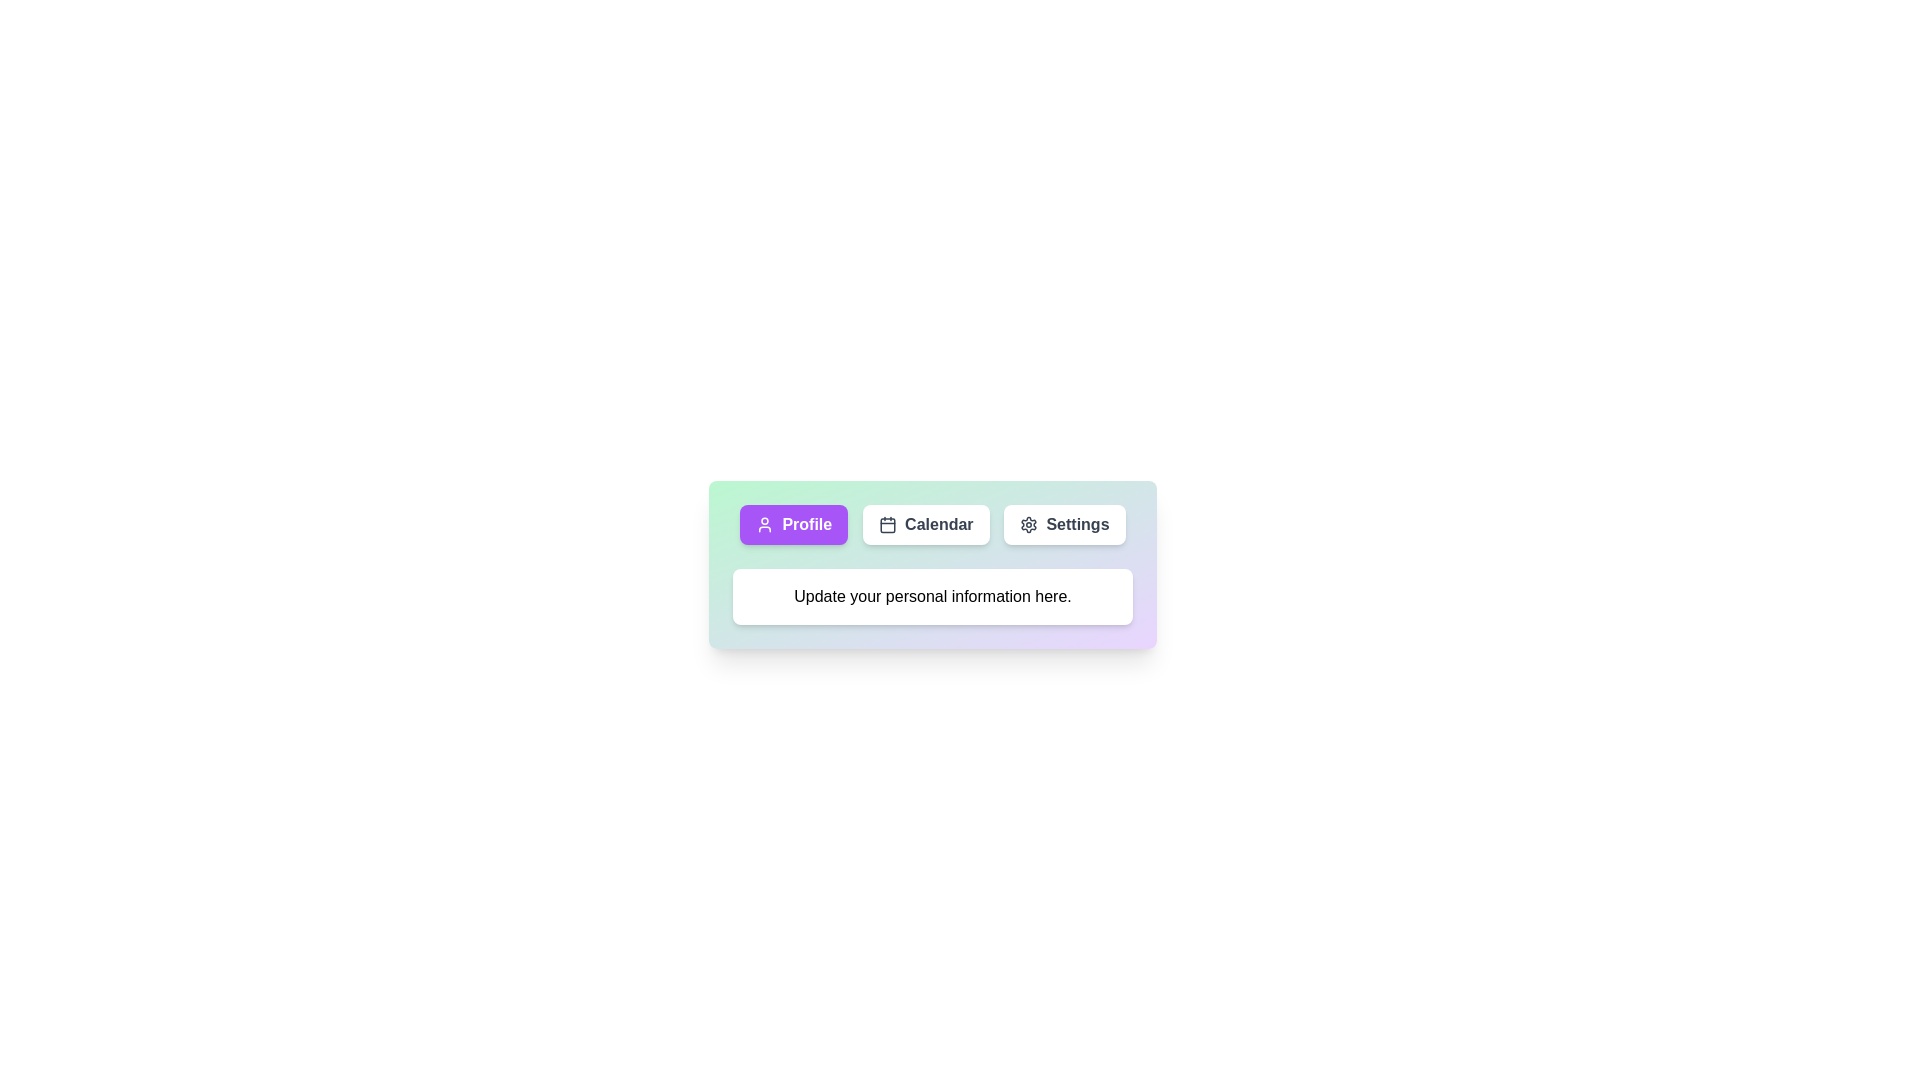 This screenshot has width=1920, height=1080. Describe the element at coordinates (807, 523) in the screenshot. I see `the text label indicating the purpose of the user profile button to check for interactive effects` at that location.